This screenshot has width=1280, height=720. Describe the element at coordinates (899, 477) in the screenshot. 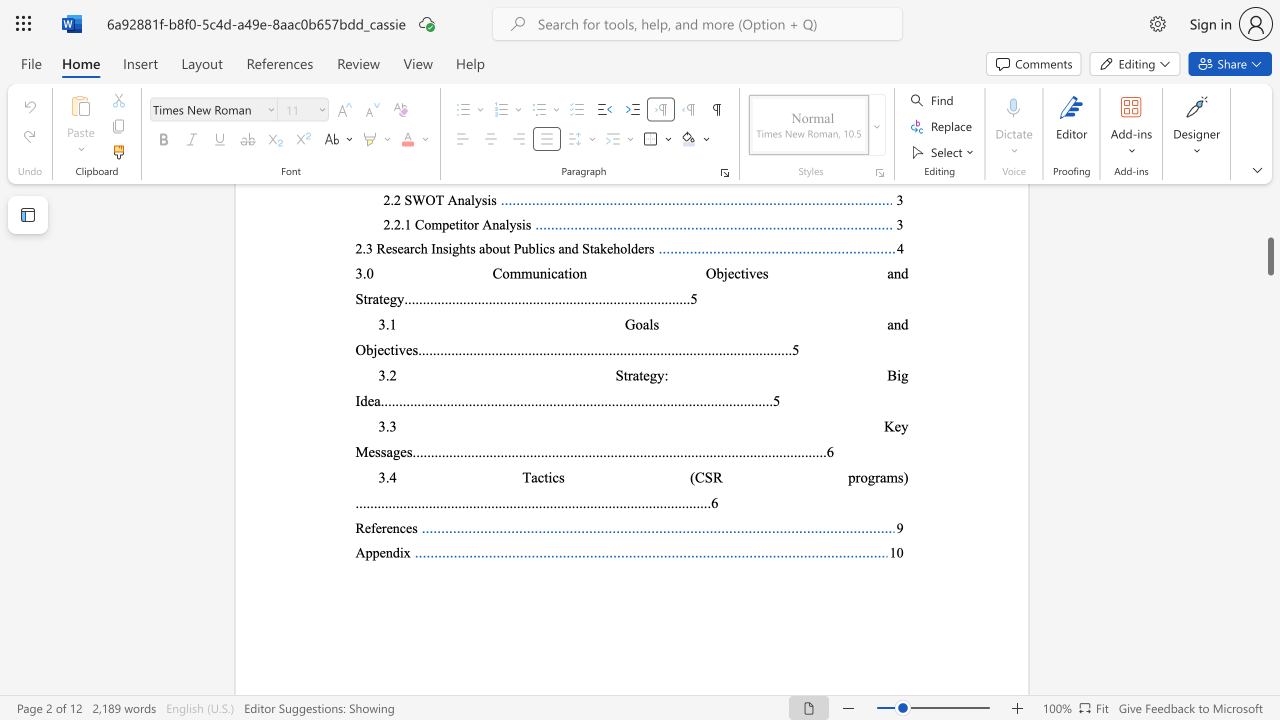

I see `the 2th character "s" in the text` at that location.